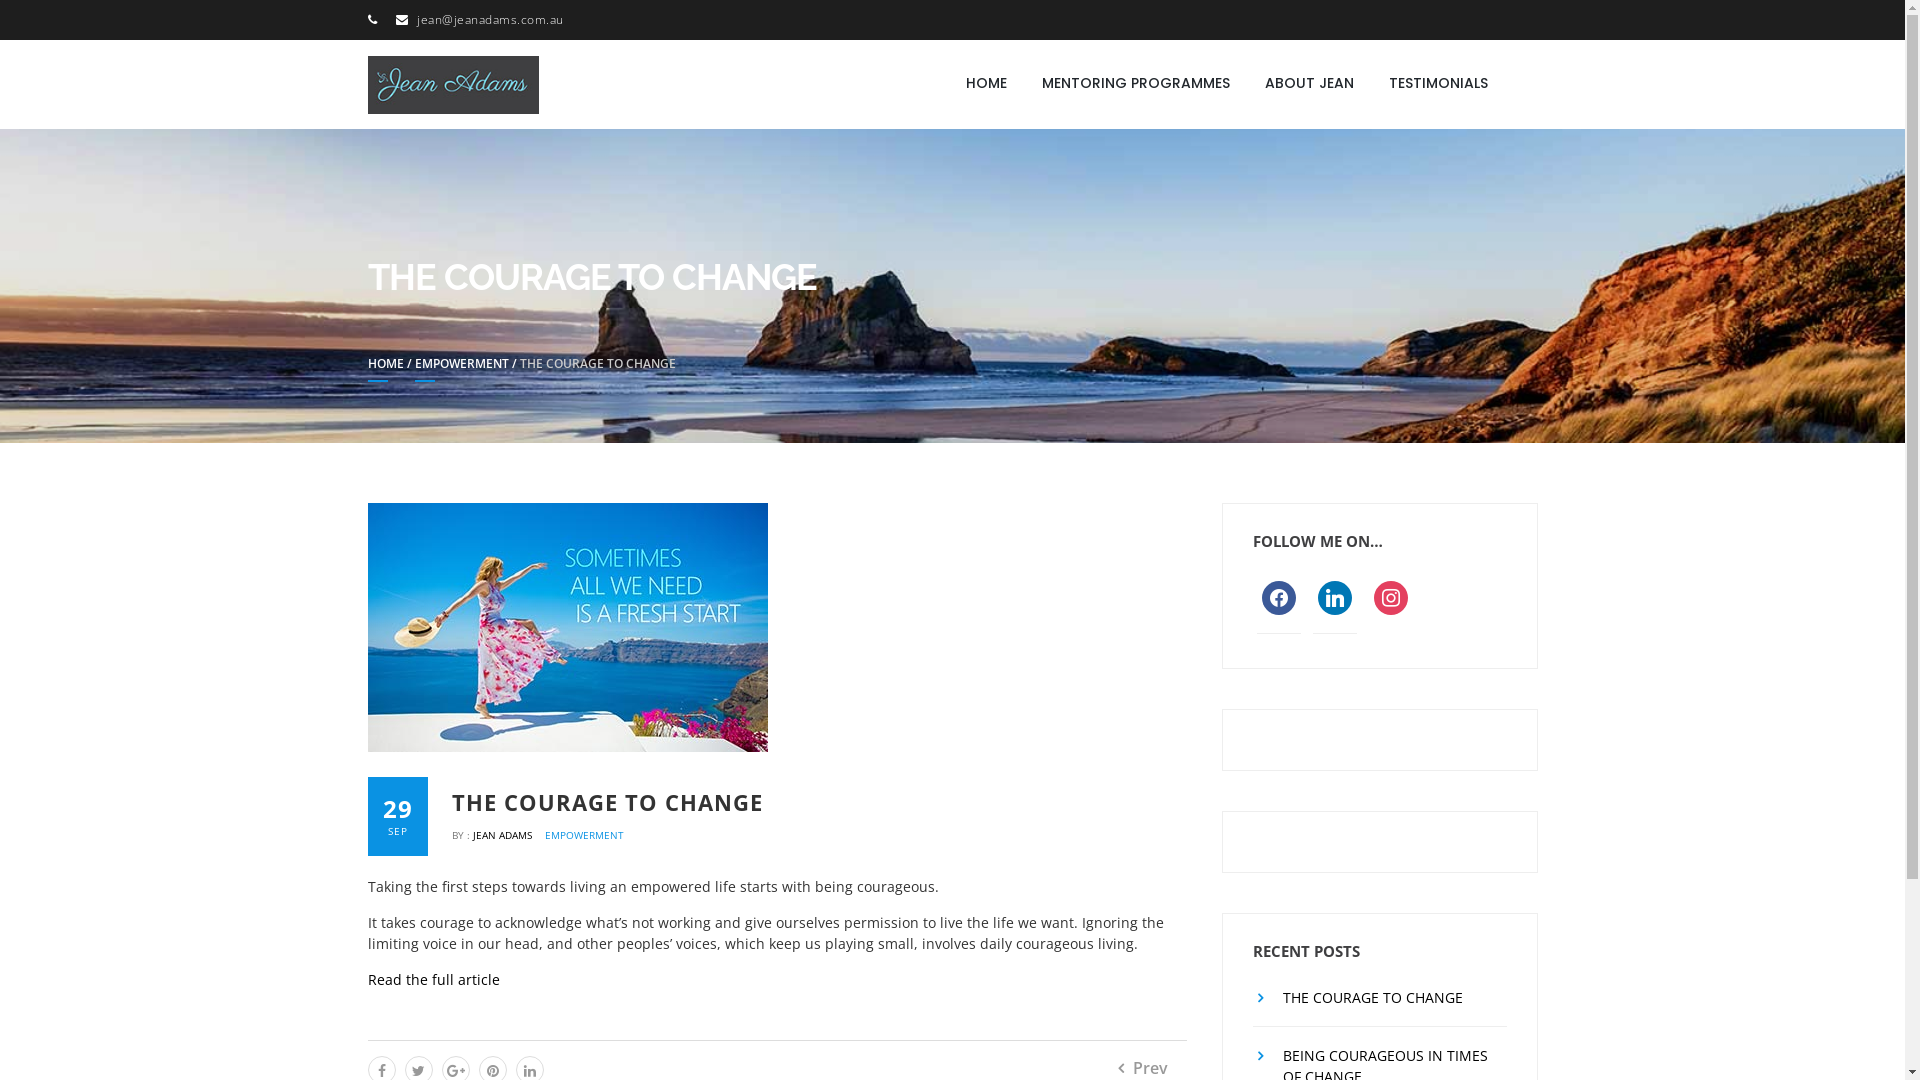 Image resolution: width=1920 pixels, height=1080 pixels. Describe the element at coordinates (1309, 82) in the screenshot. I see `'ABOUT JEAN'` at that location.